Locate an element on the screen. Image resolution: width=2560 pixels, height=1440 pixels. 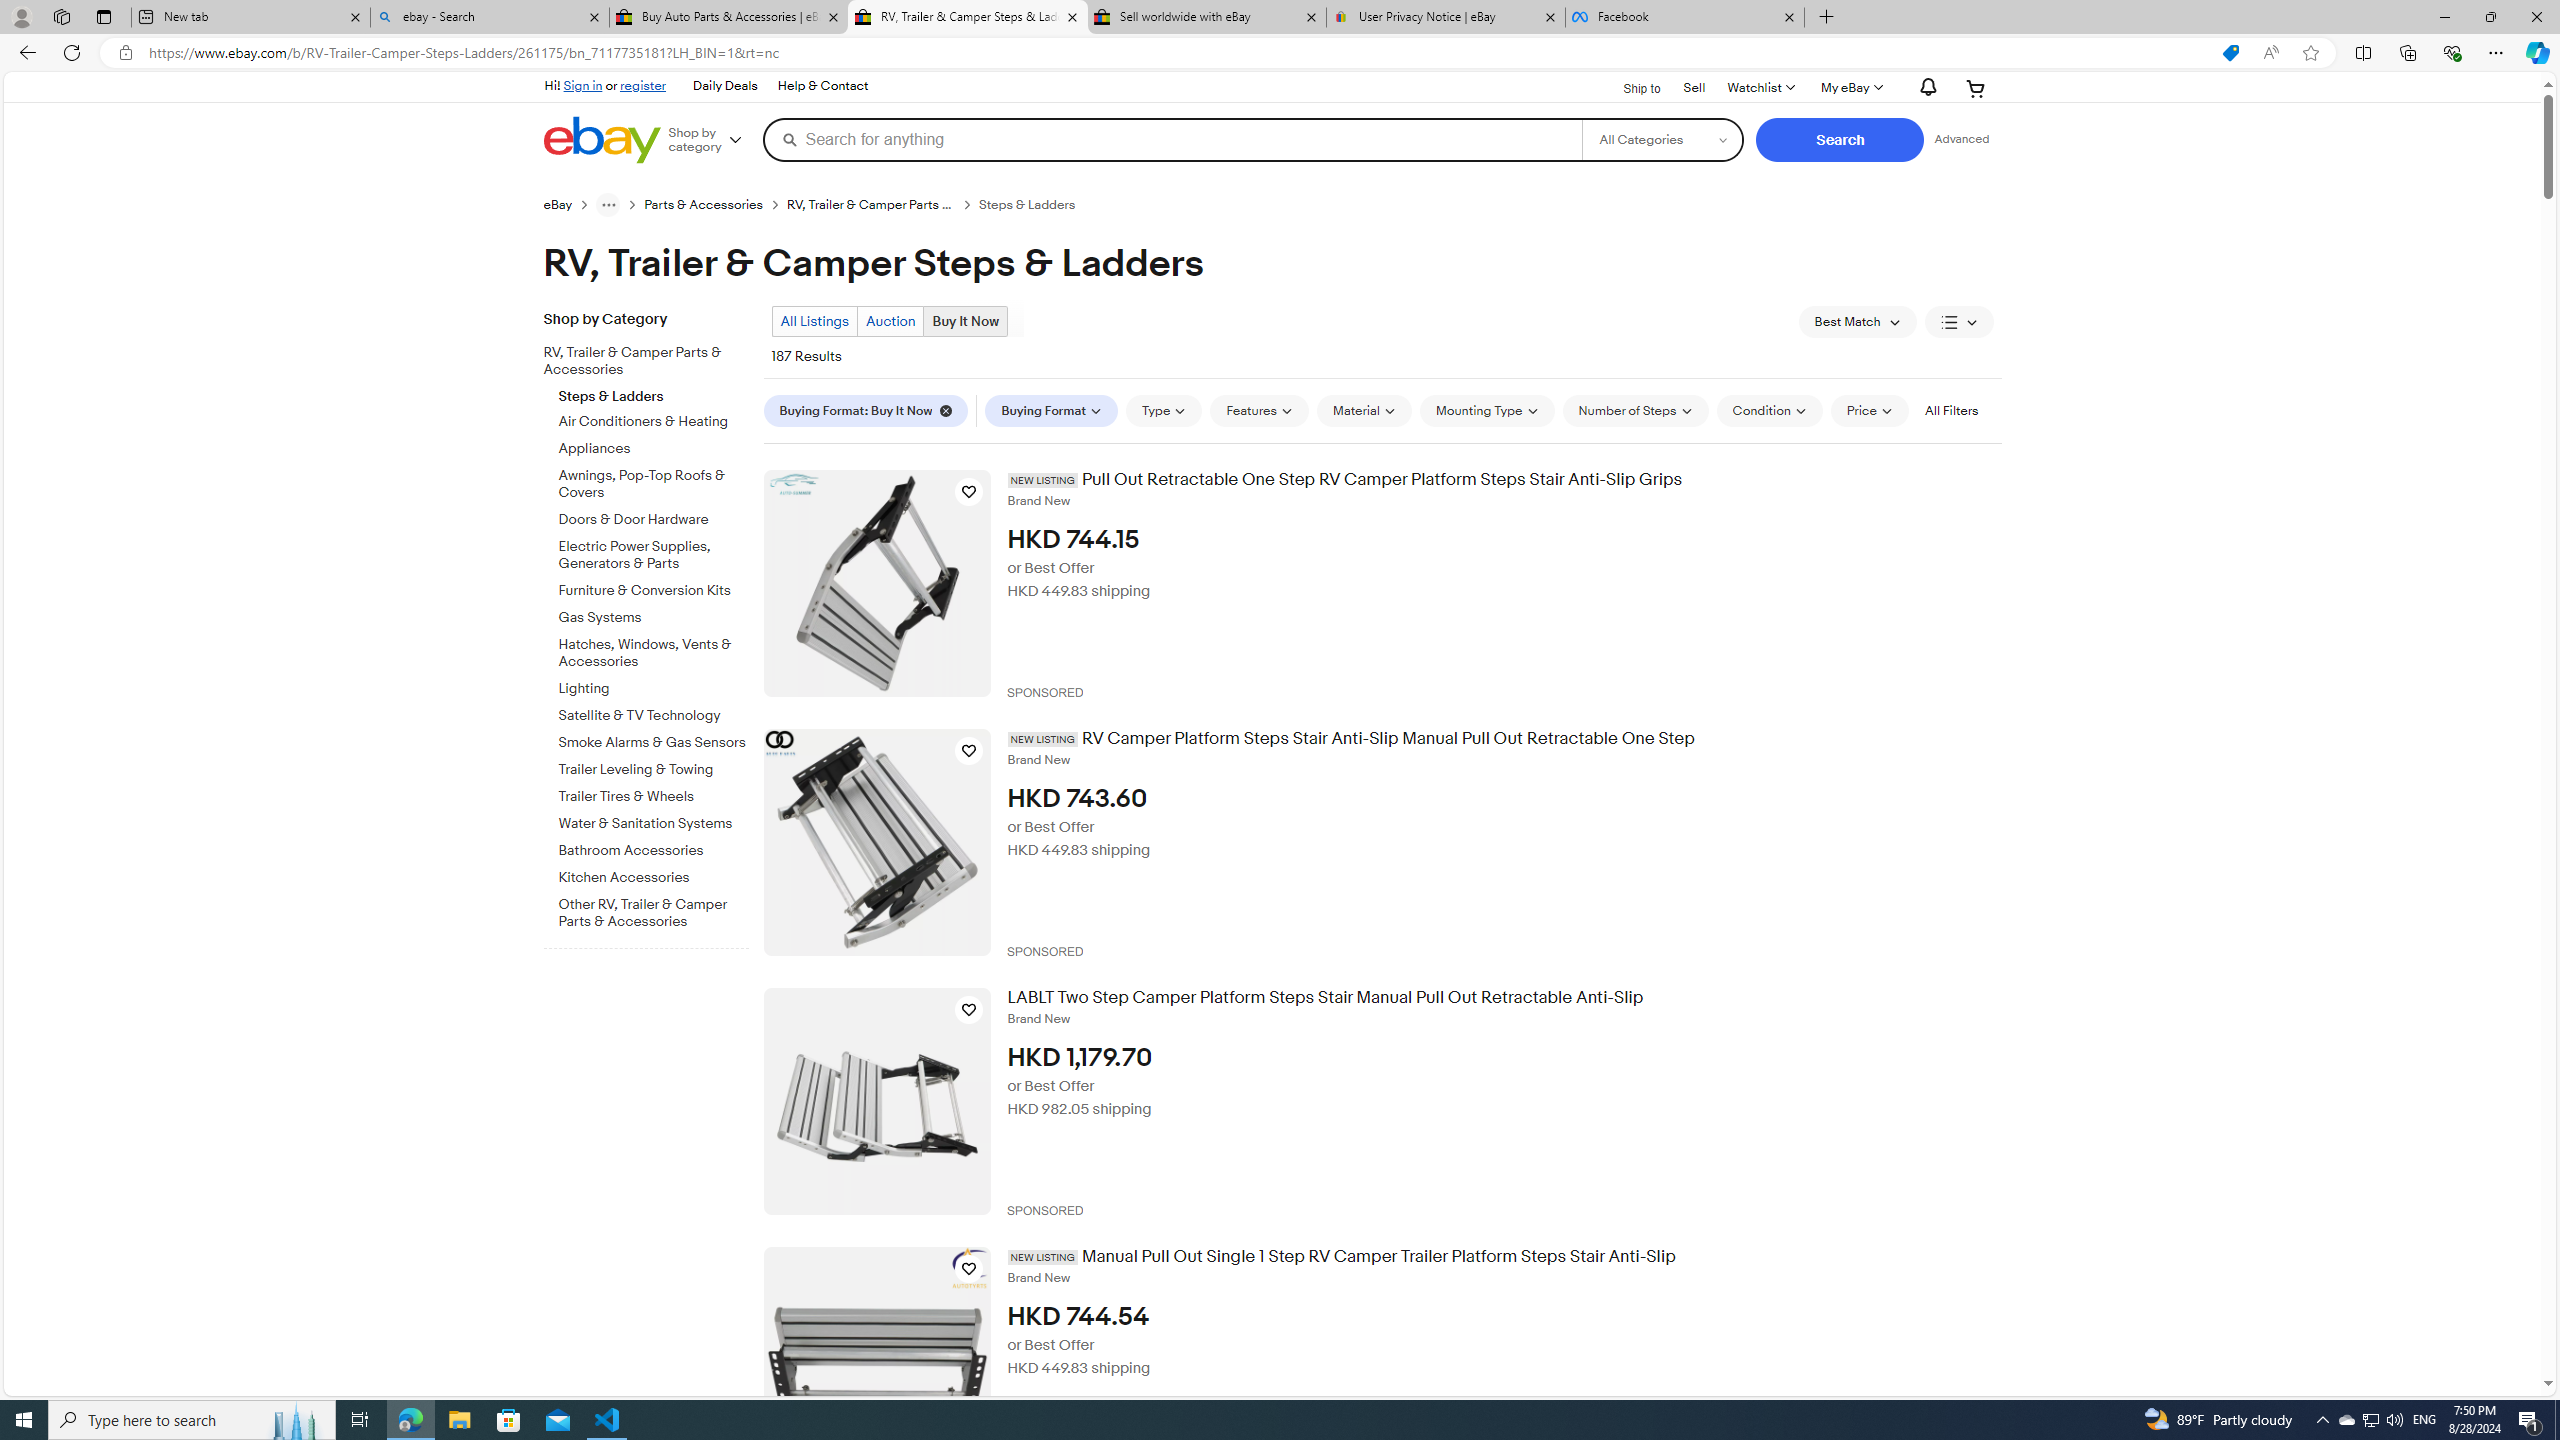
'Auction' is located at coordinates (889, 321).